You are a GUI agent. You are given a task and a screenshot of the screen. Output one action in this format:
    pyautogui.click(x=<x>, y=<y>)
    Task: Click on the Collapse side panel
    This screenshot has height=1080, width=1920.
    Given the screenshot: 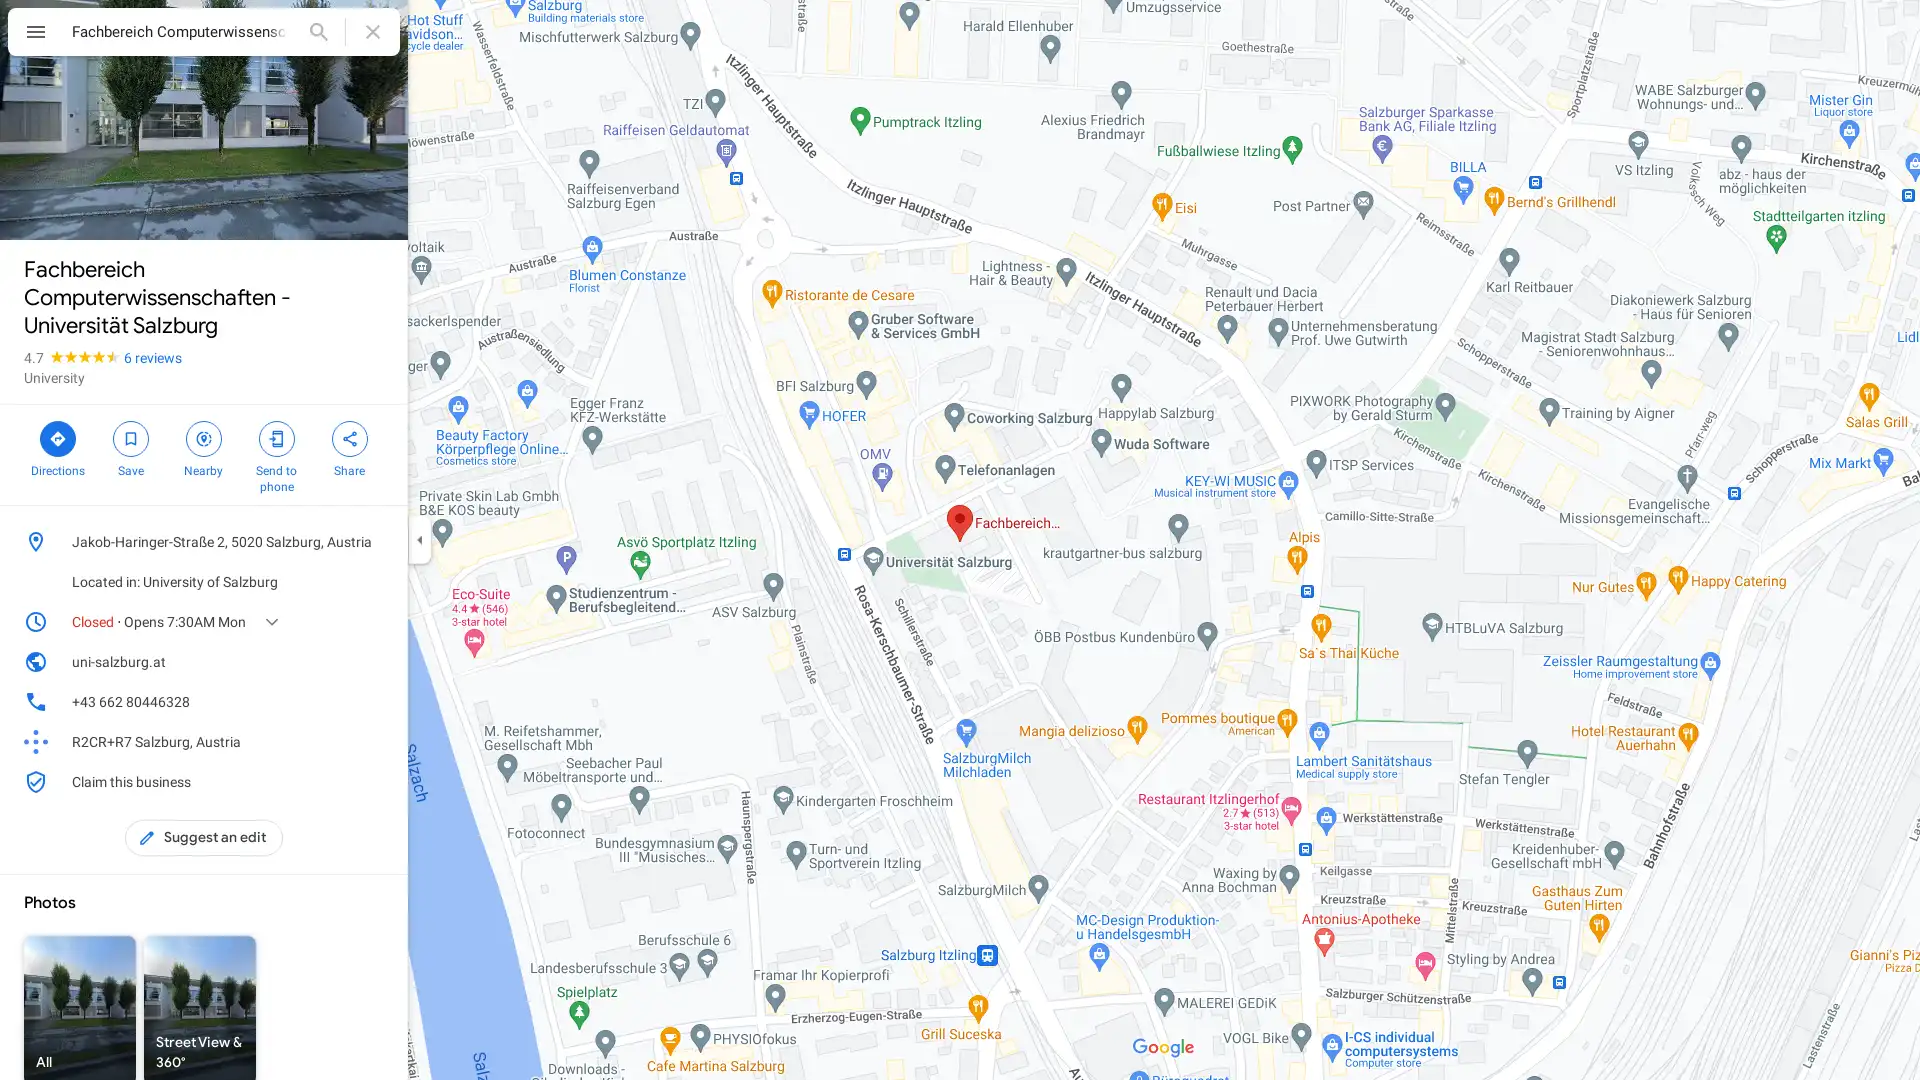 What is the action you would take?
    pyautogui.click(x=418, y=540)
    